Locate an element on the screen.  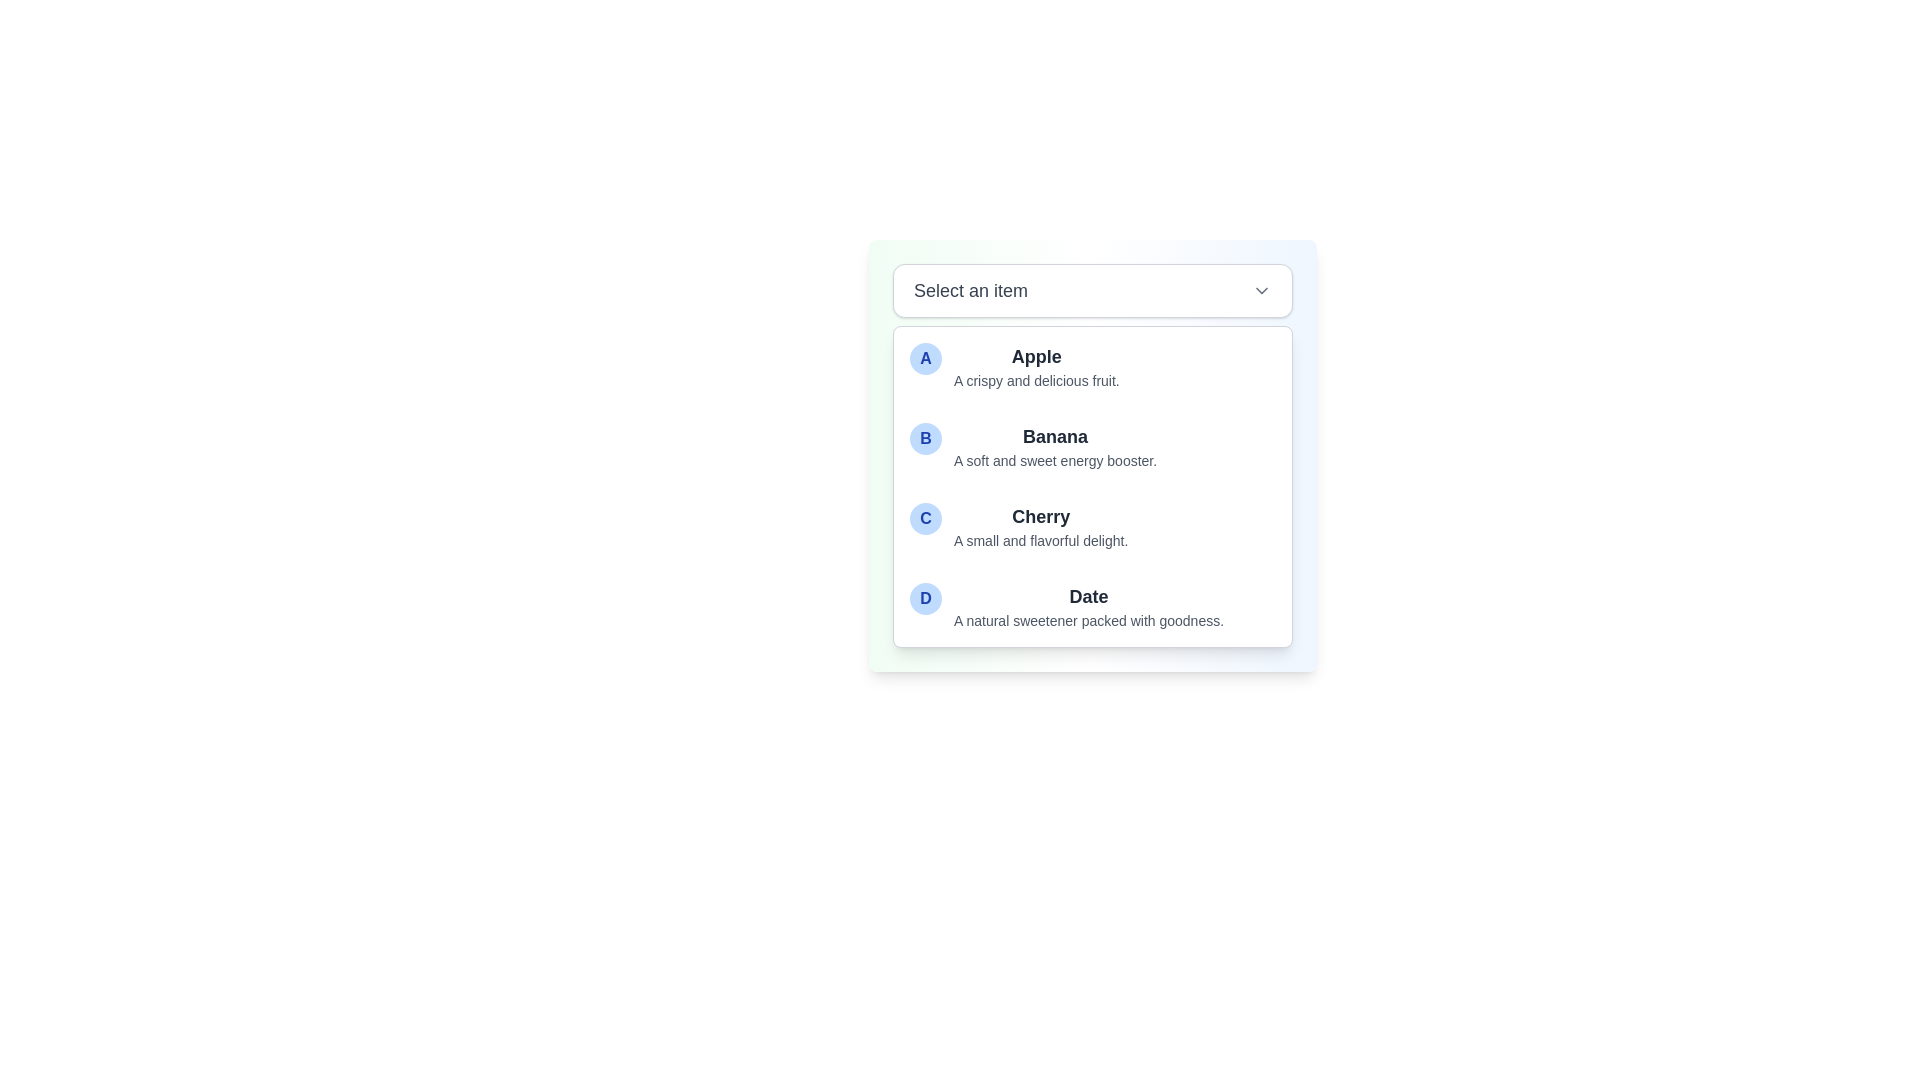
the third item in the dropdown list, which is located between 'Banana' and 'Date' is located at coordinates (1092, 526).